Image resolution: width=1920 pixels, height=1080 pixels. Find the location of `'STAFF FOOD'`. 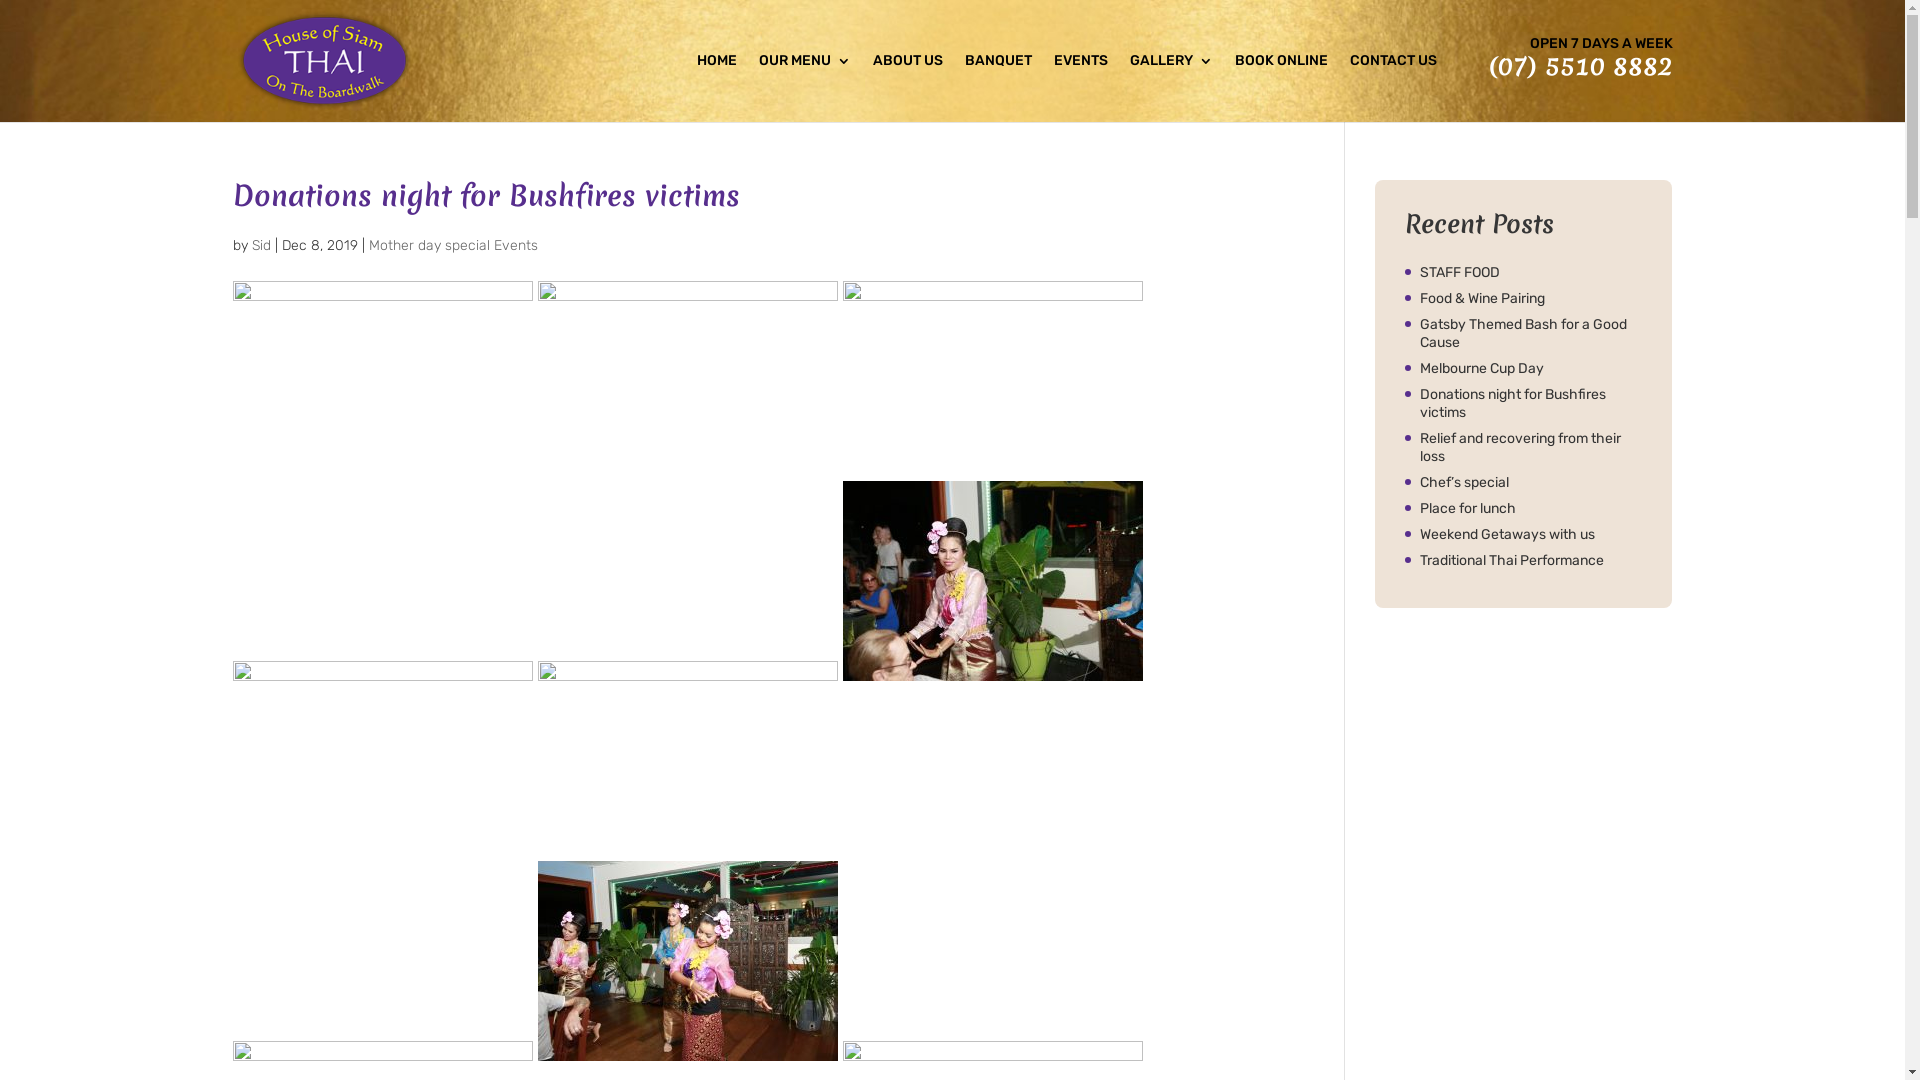

'STAFF FOOD' is located at coordinates (1530, 273).